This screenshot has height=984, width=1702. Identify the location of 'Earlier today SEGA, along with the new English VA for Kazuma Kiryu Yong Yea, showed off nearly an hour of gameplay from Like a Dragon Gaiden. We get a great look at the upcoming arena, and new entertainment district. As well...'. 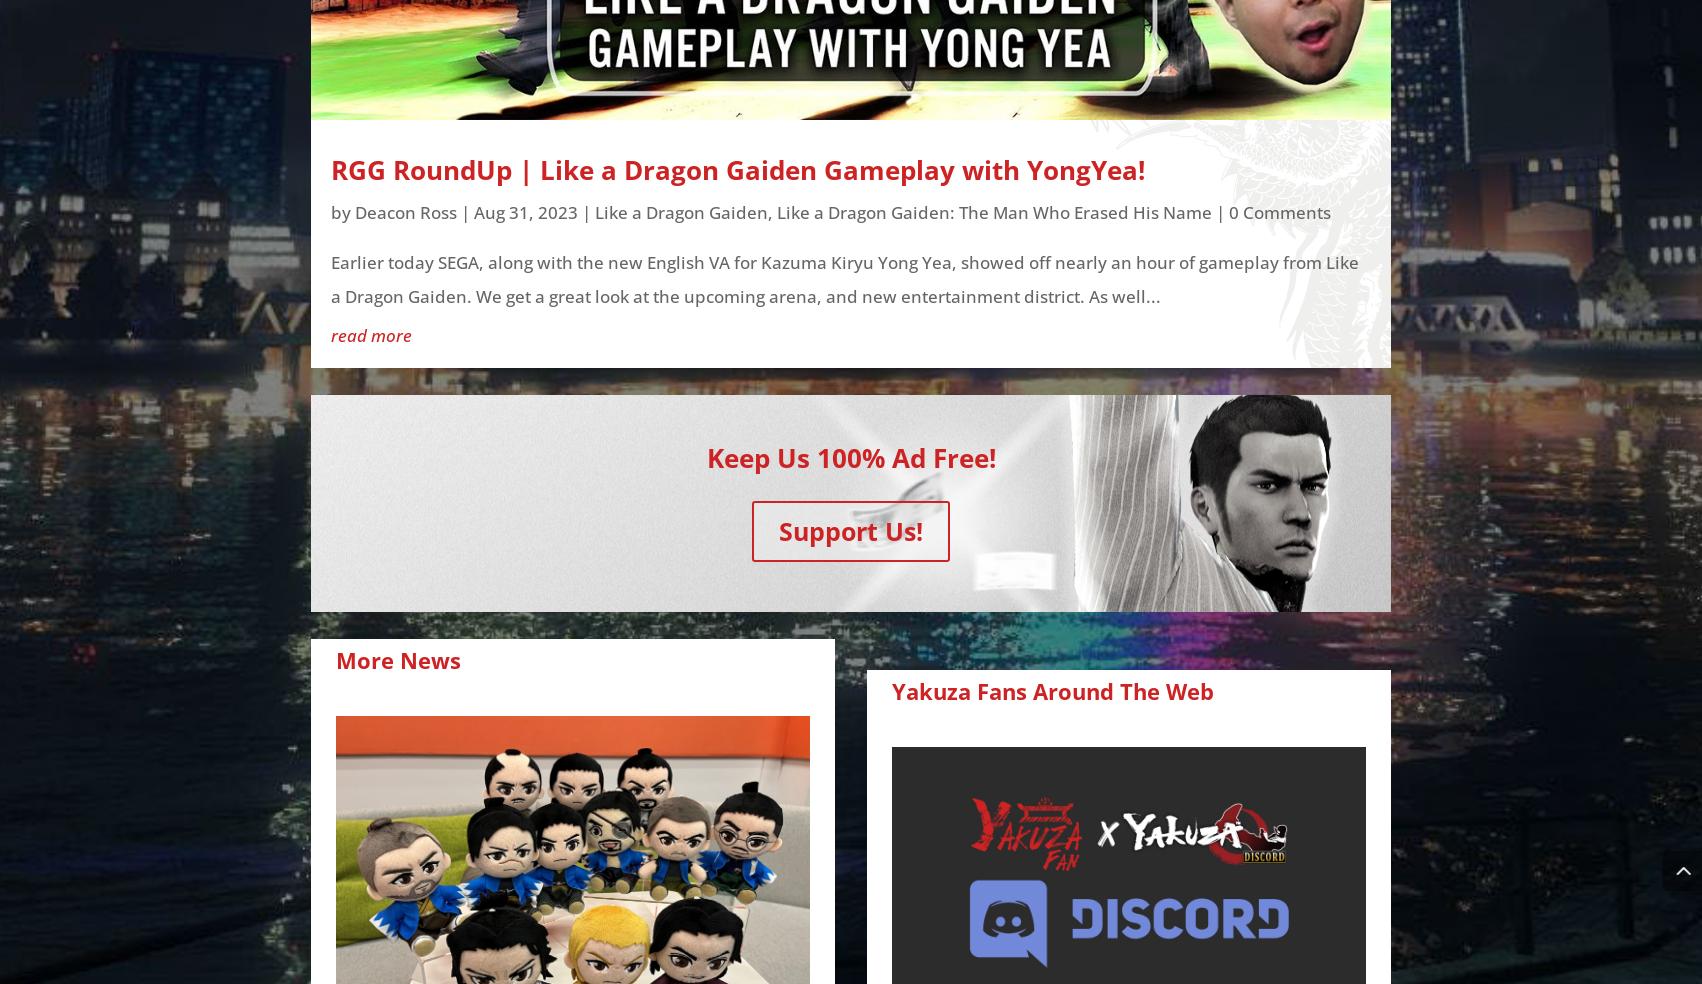
(844, 277).